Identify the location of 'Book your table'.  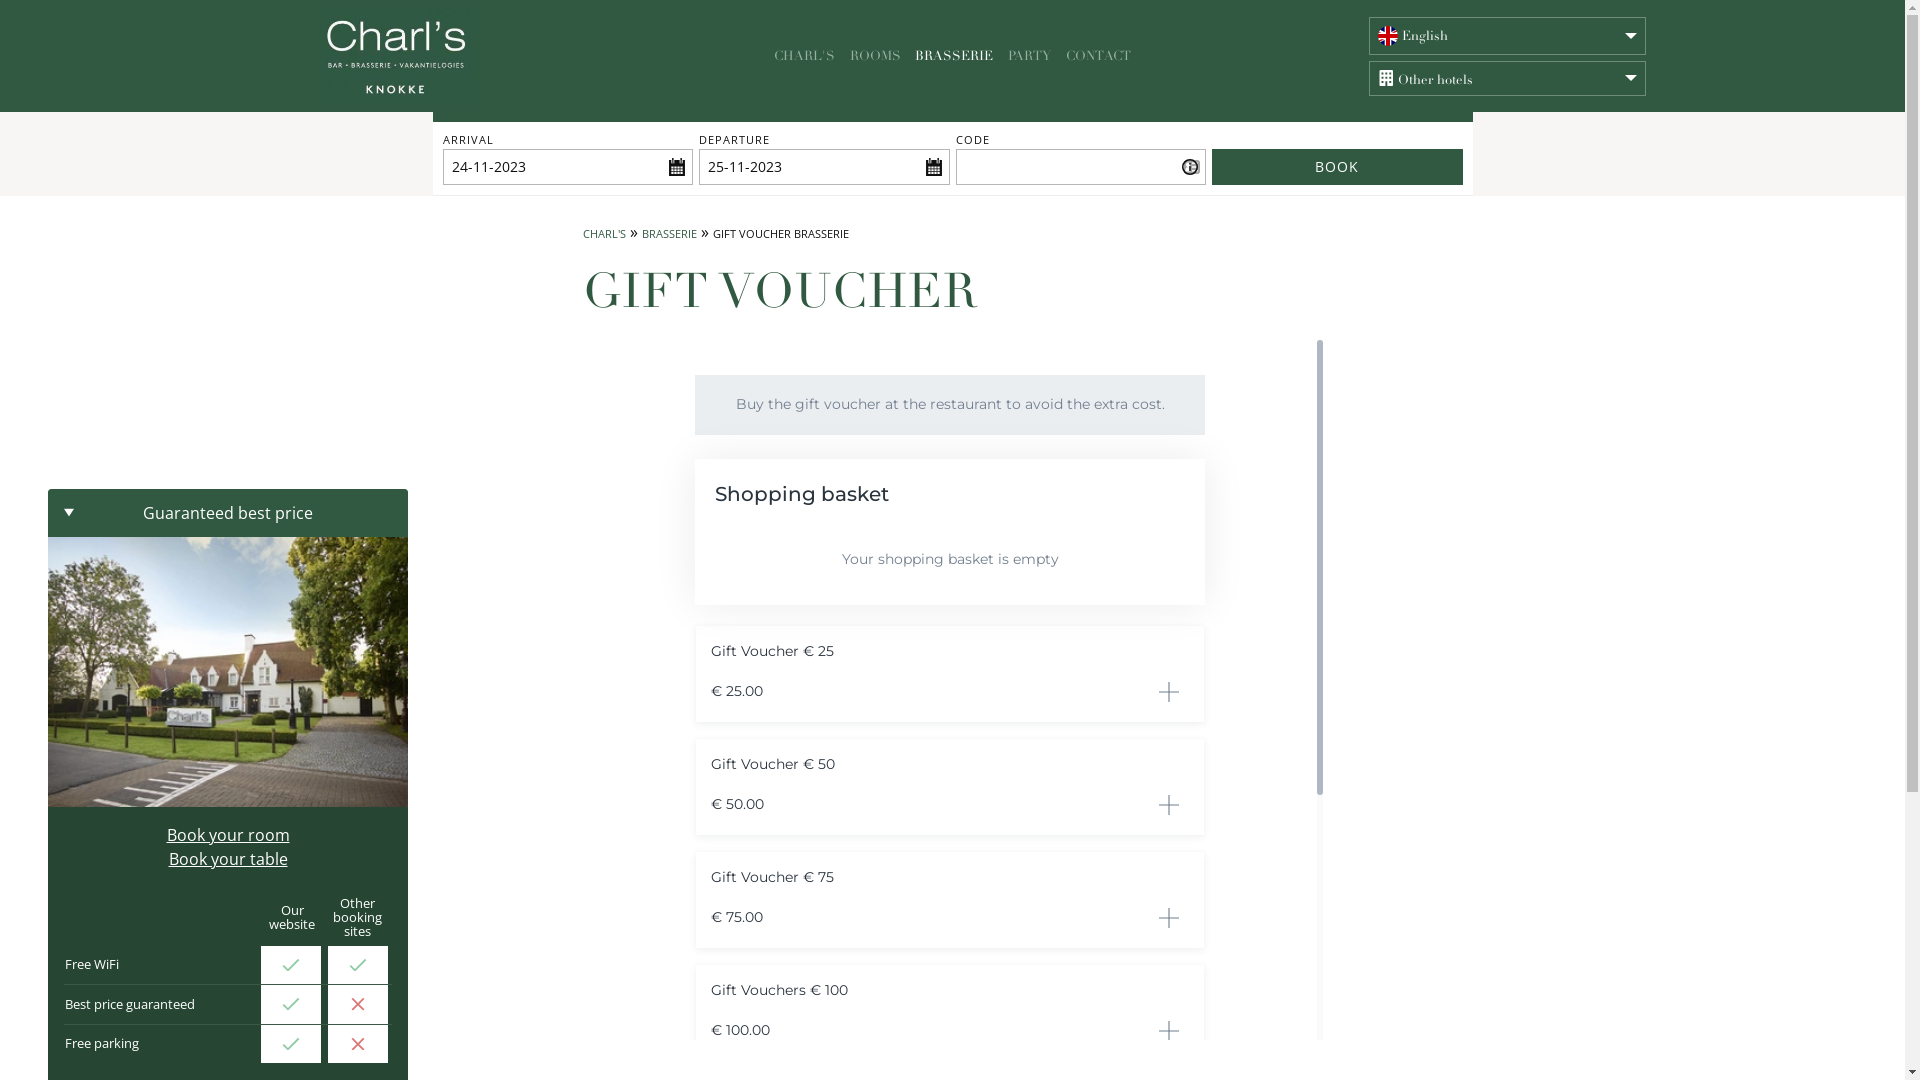
(227, 858).